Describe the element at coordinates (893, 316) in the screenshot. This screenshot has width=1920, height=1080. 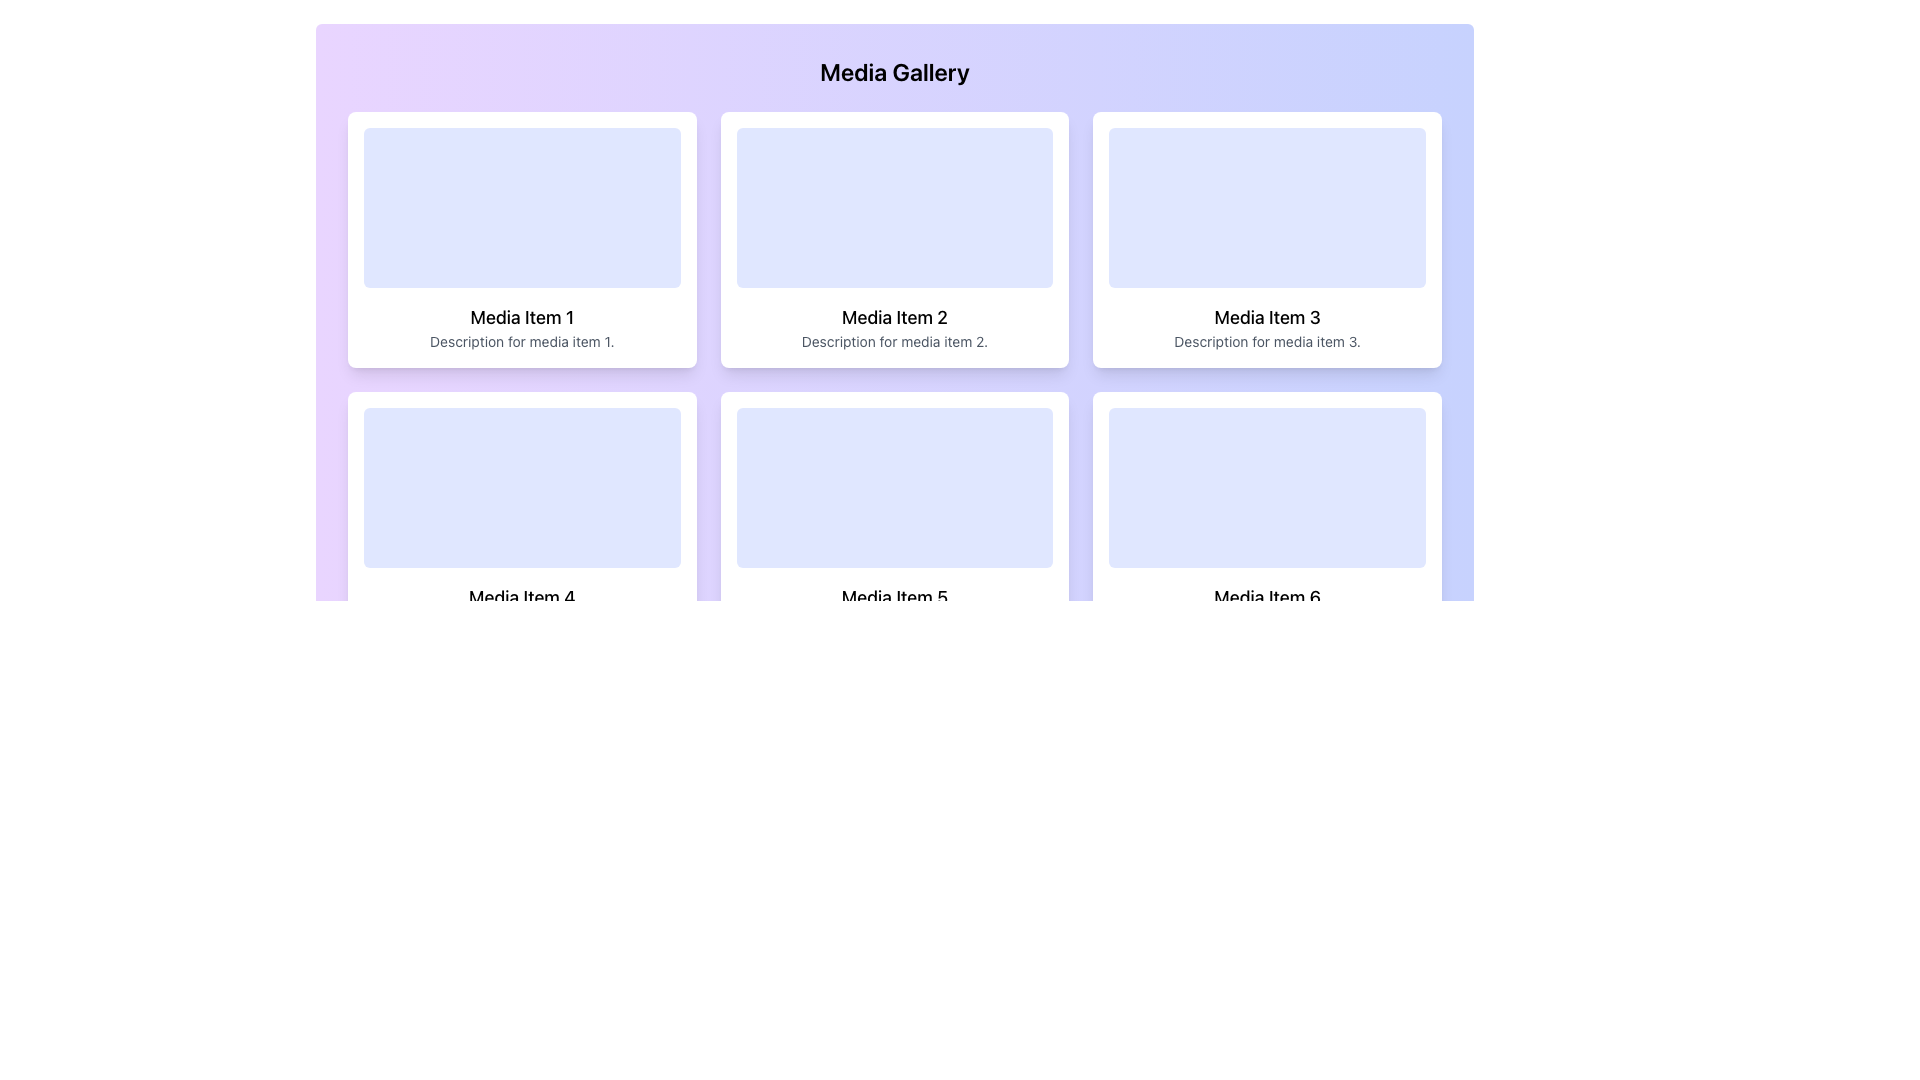
I see `the title text element located at the center of the grid layout, directly beneath the image placeholder` at that location.